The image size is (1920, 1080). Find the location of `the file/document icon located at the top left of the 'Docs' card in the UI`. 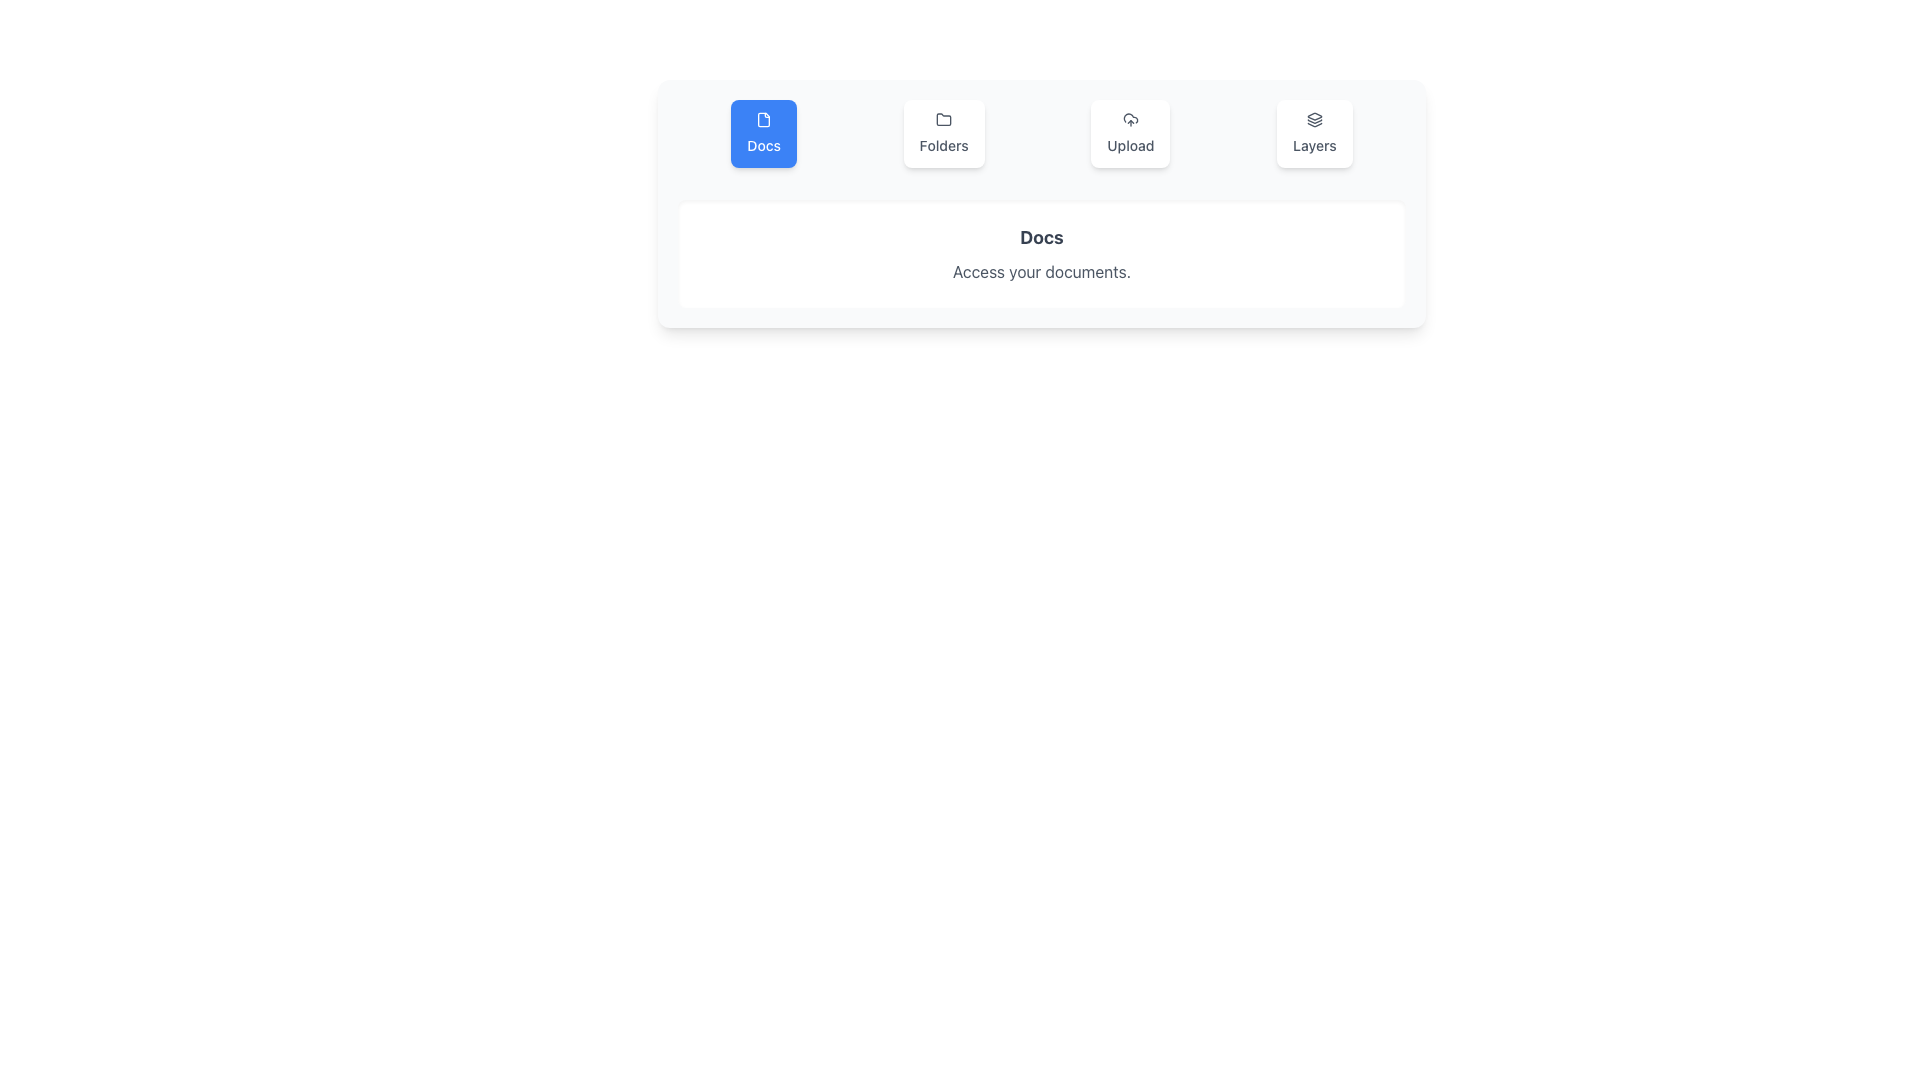

the file/document icon located at the top left of the 'Docs' card in the UI is located at coordinates (763, 119).